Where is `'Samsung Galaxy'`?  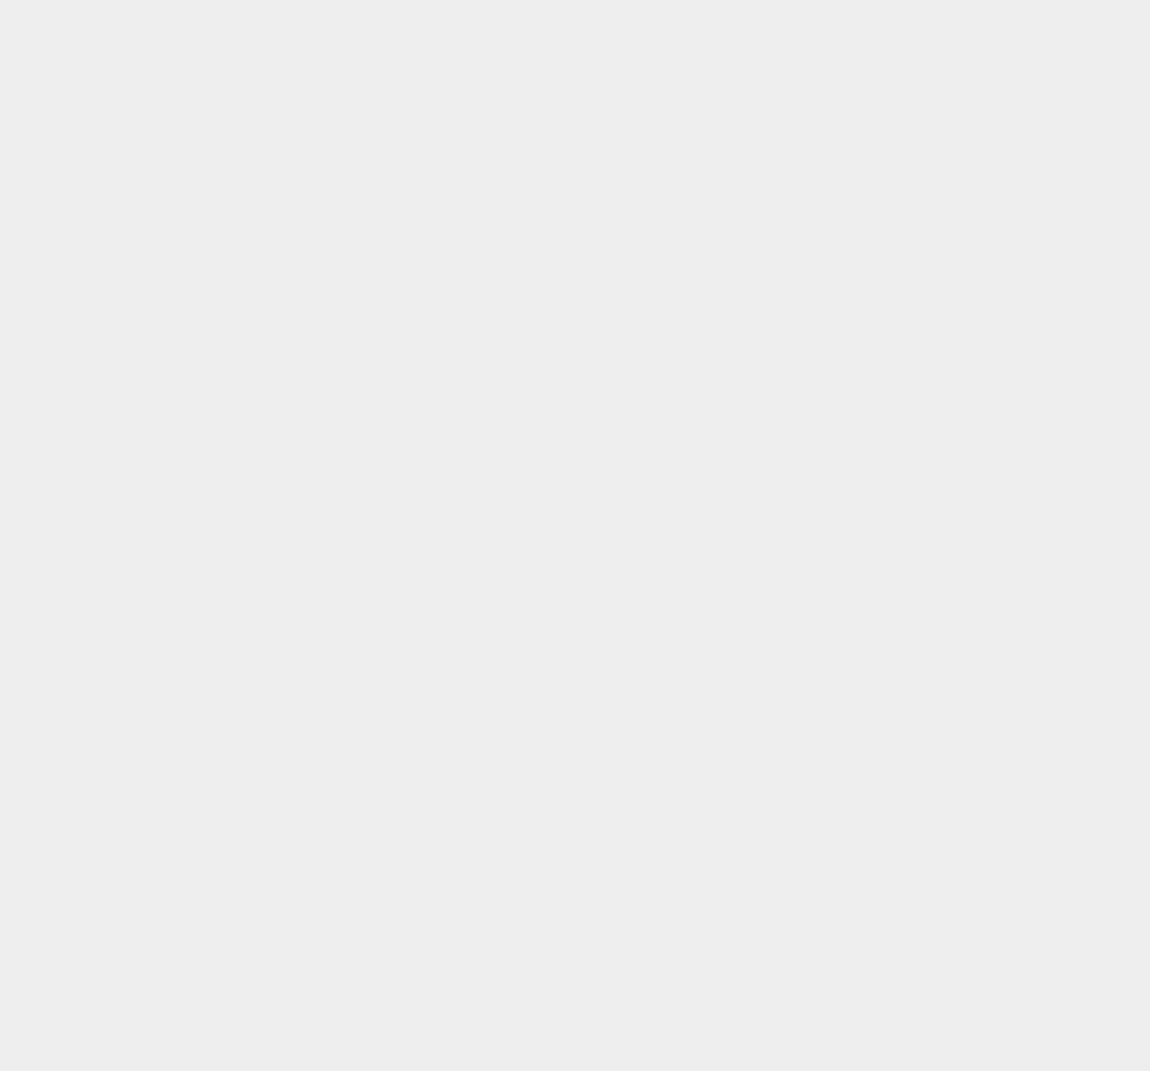 'Samsung Galaxy' is located at coordinates (865, 151).